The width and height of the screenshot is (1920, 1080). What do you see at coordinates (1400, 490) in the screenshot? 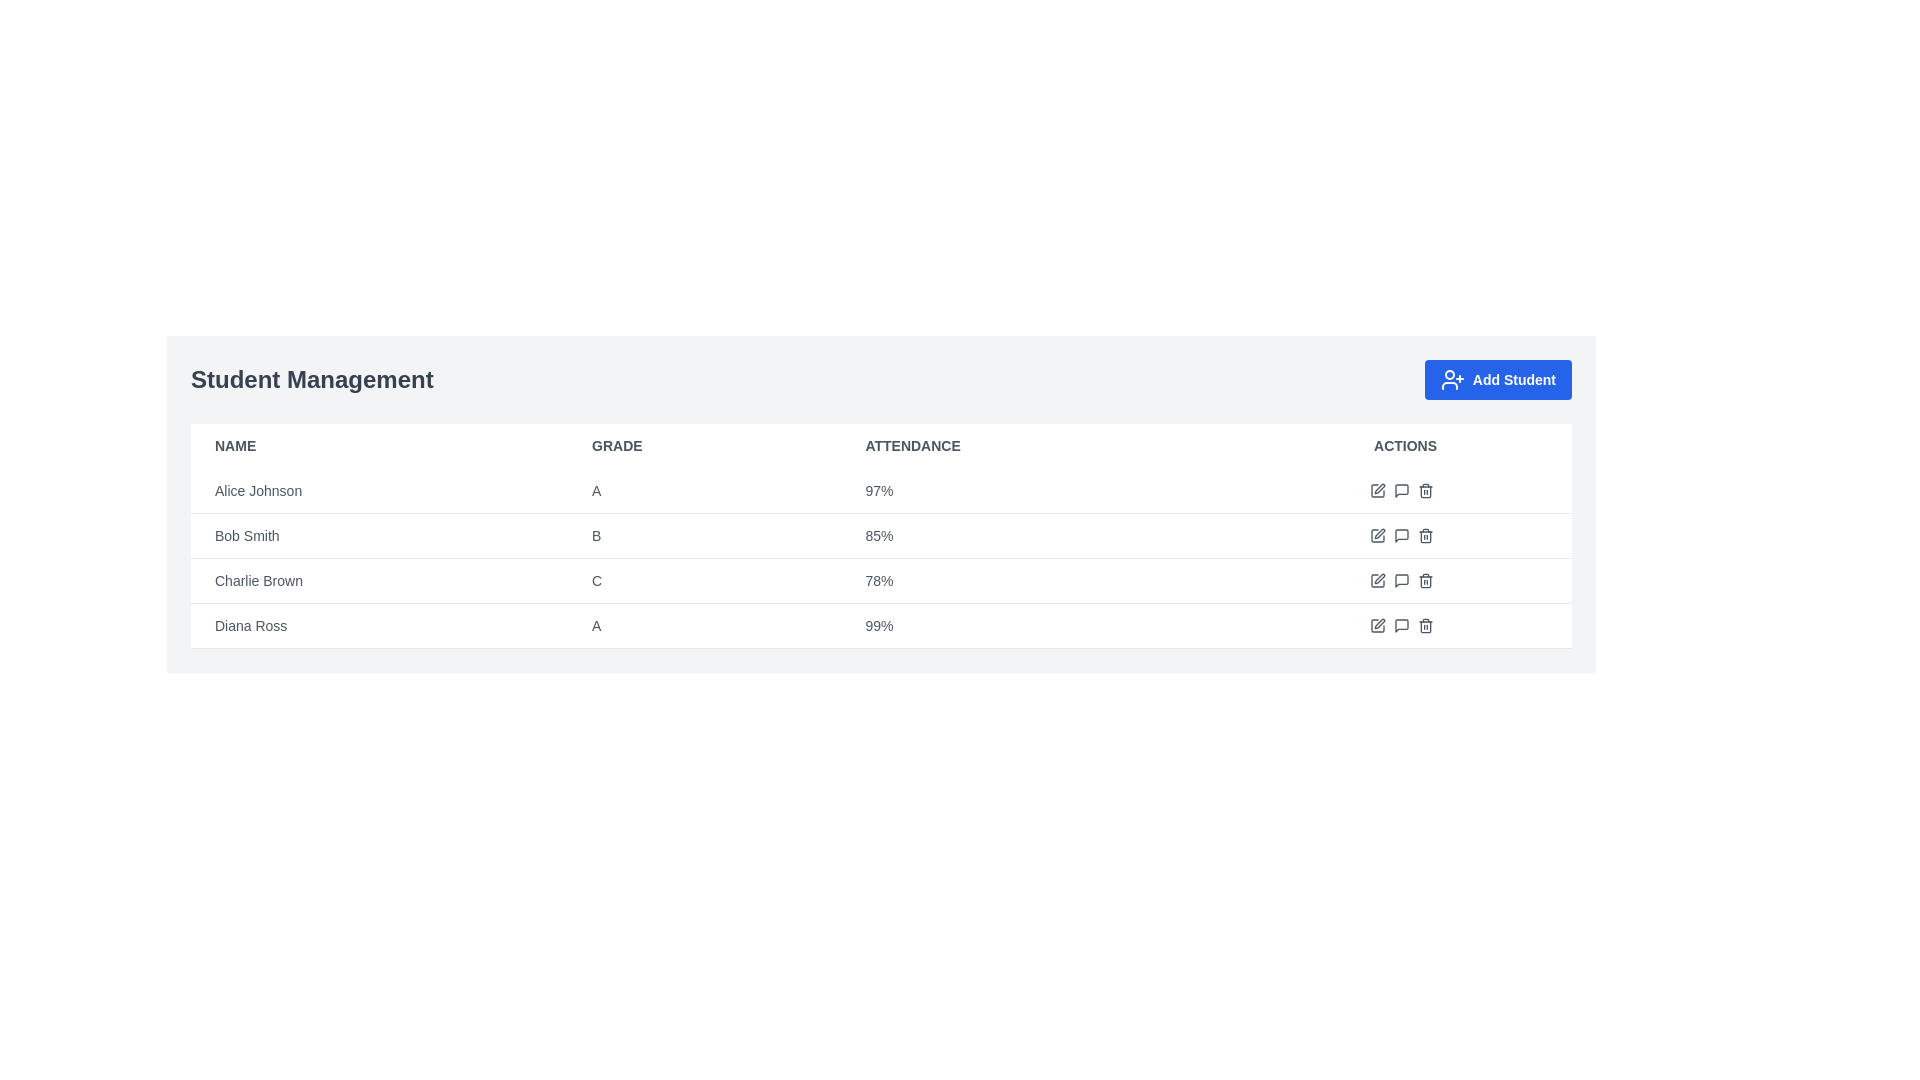
I see `the communication icon button, which is the second icon in the first row of the 'Actions' column within the 'Student Management' table, to initiate communication or feedback` at bounding box center [1400, 490].